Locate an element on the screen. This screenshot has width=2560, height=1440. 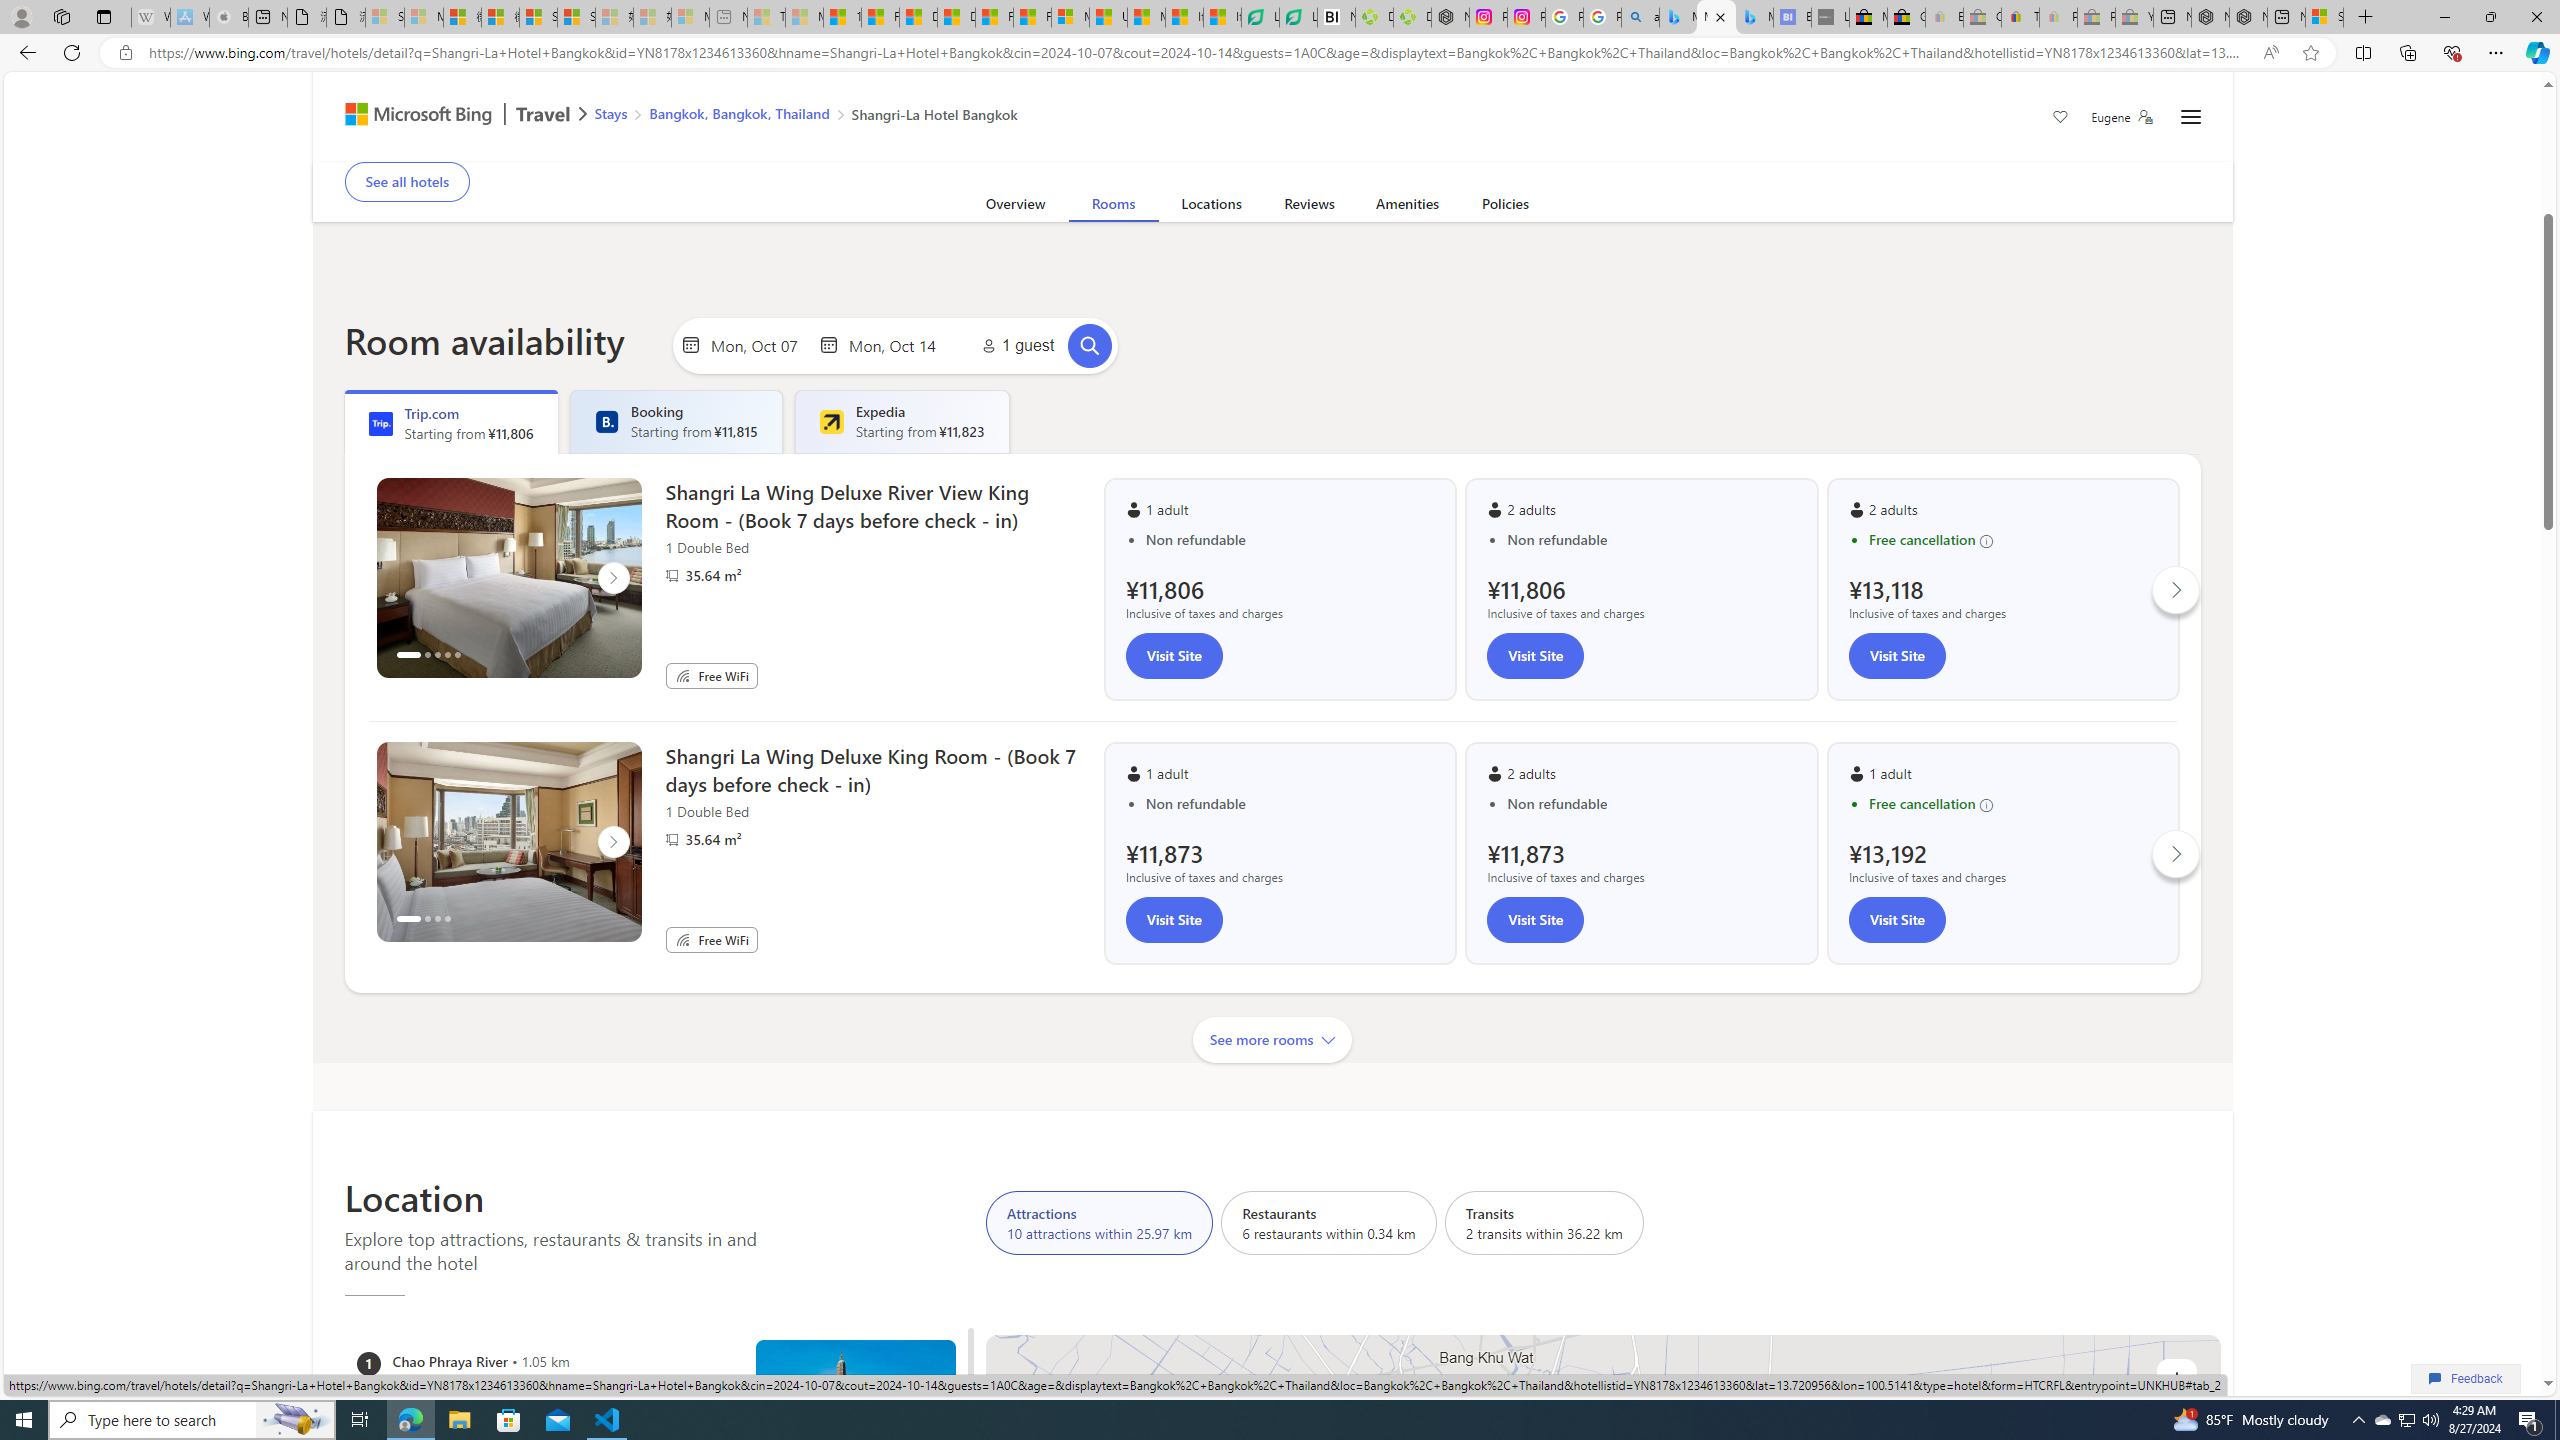
'Eugene' is located at coordinates (2121, 116).